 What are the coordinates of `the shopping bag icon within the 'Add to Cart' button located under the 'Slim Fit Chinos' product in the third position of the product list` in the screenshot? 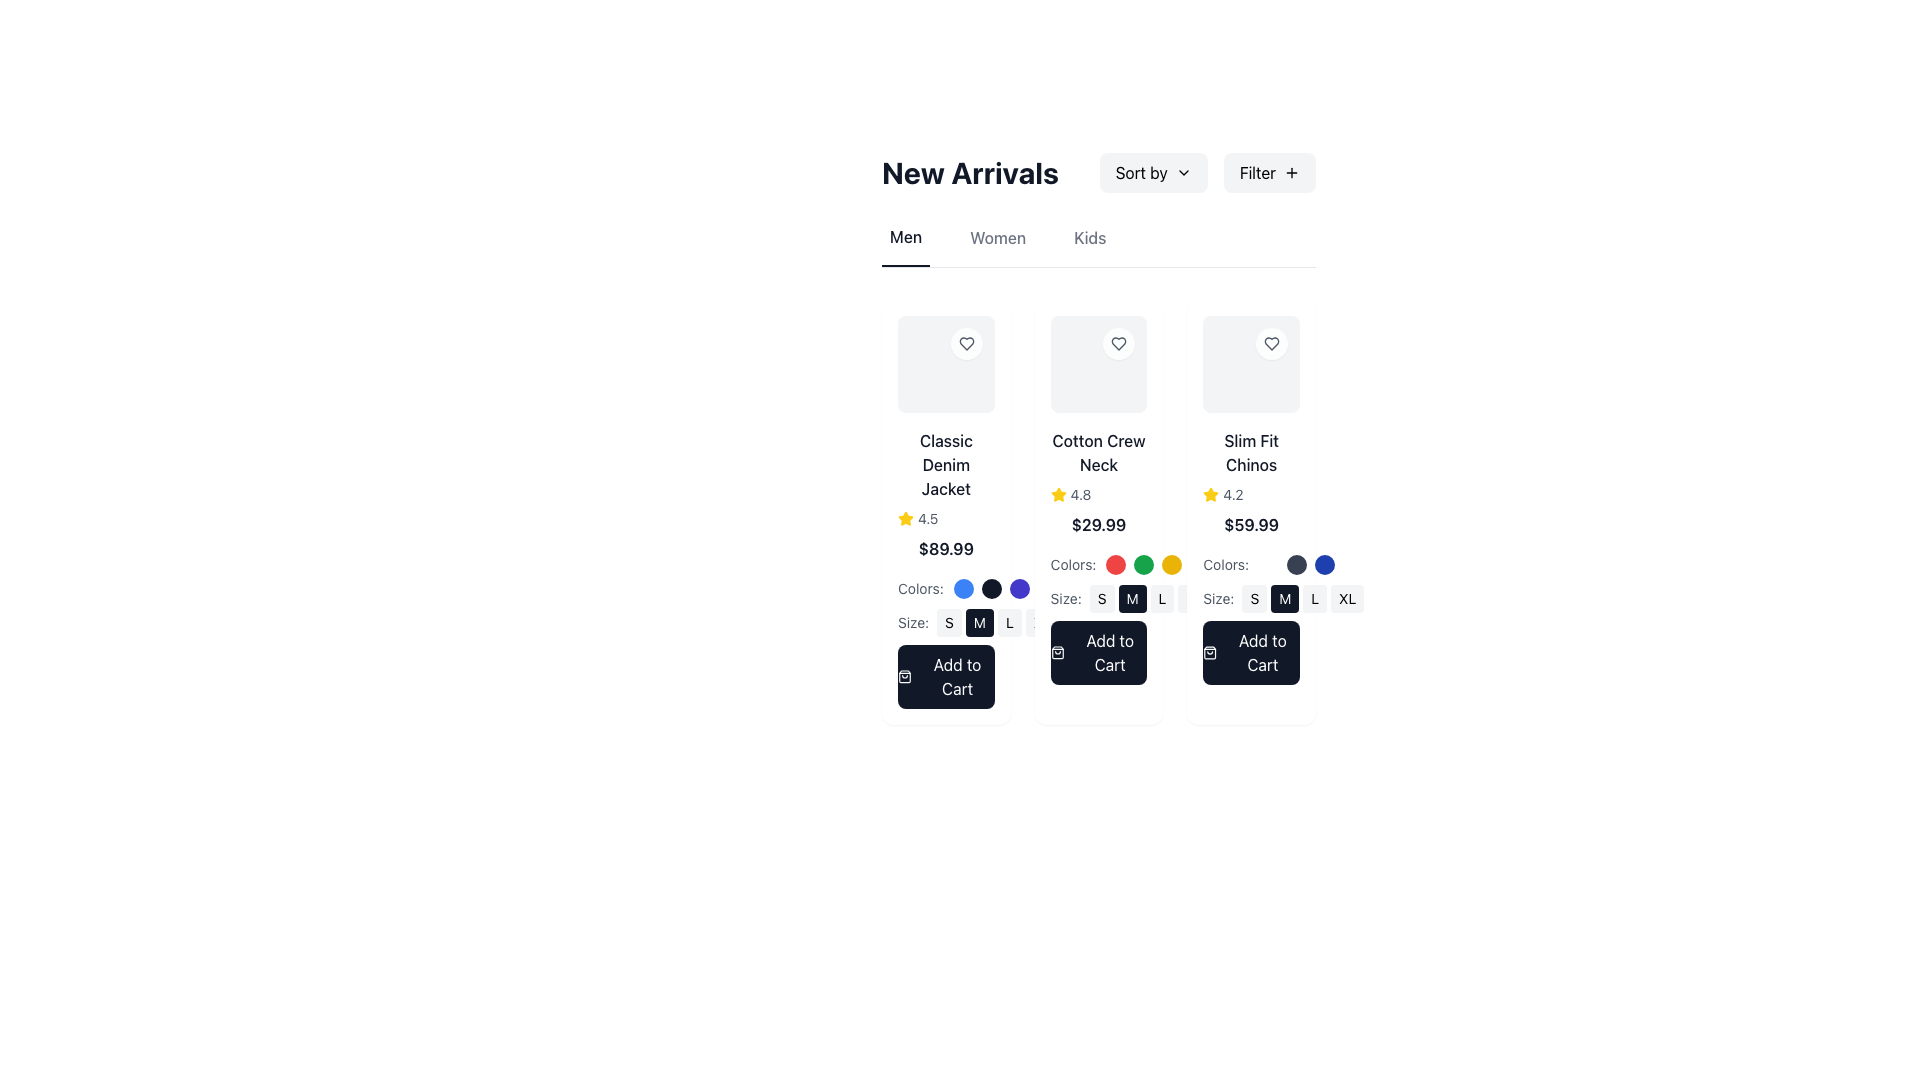 It's located at (1209, 652).